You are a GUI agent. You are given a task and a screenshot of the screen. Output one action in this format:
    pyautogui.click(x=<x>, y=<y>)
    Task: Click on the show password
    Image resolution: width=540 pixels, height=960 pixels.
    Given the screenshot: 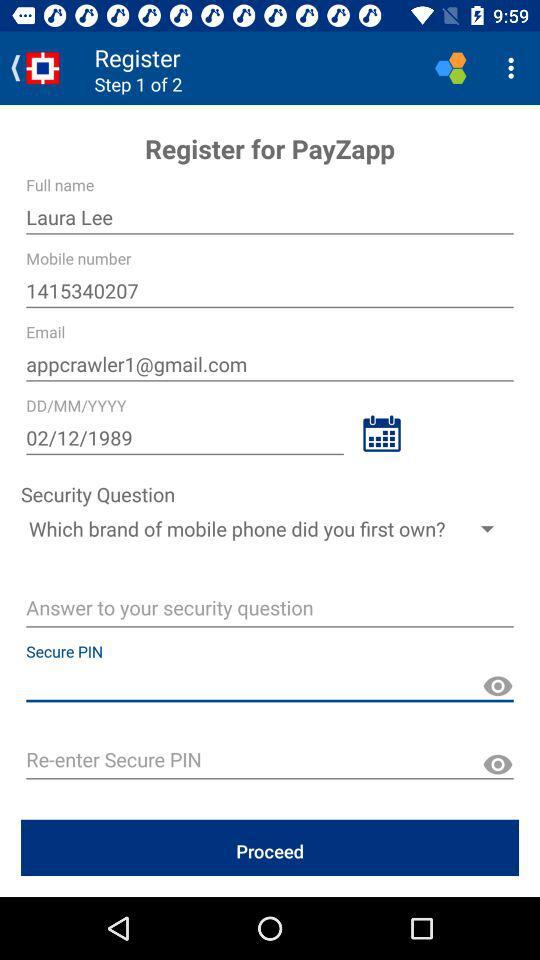 What is the action you would take?
    pyautogui.click(x=496, y=686)
    